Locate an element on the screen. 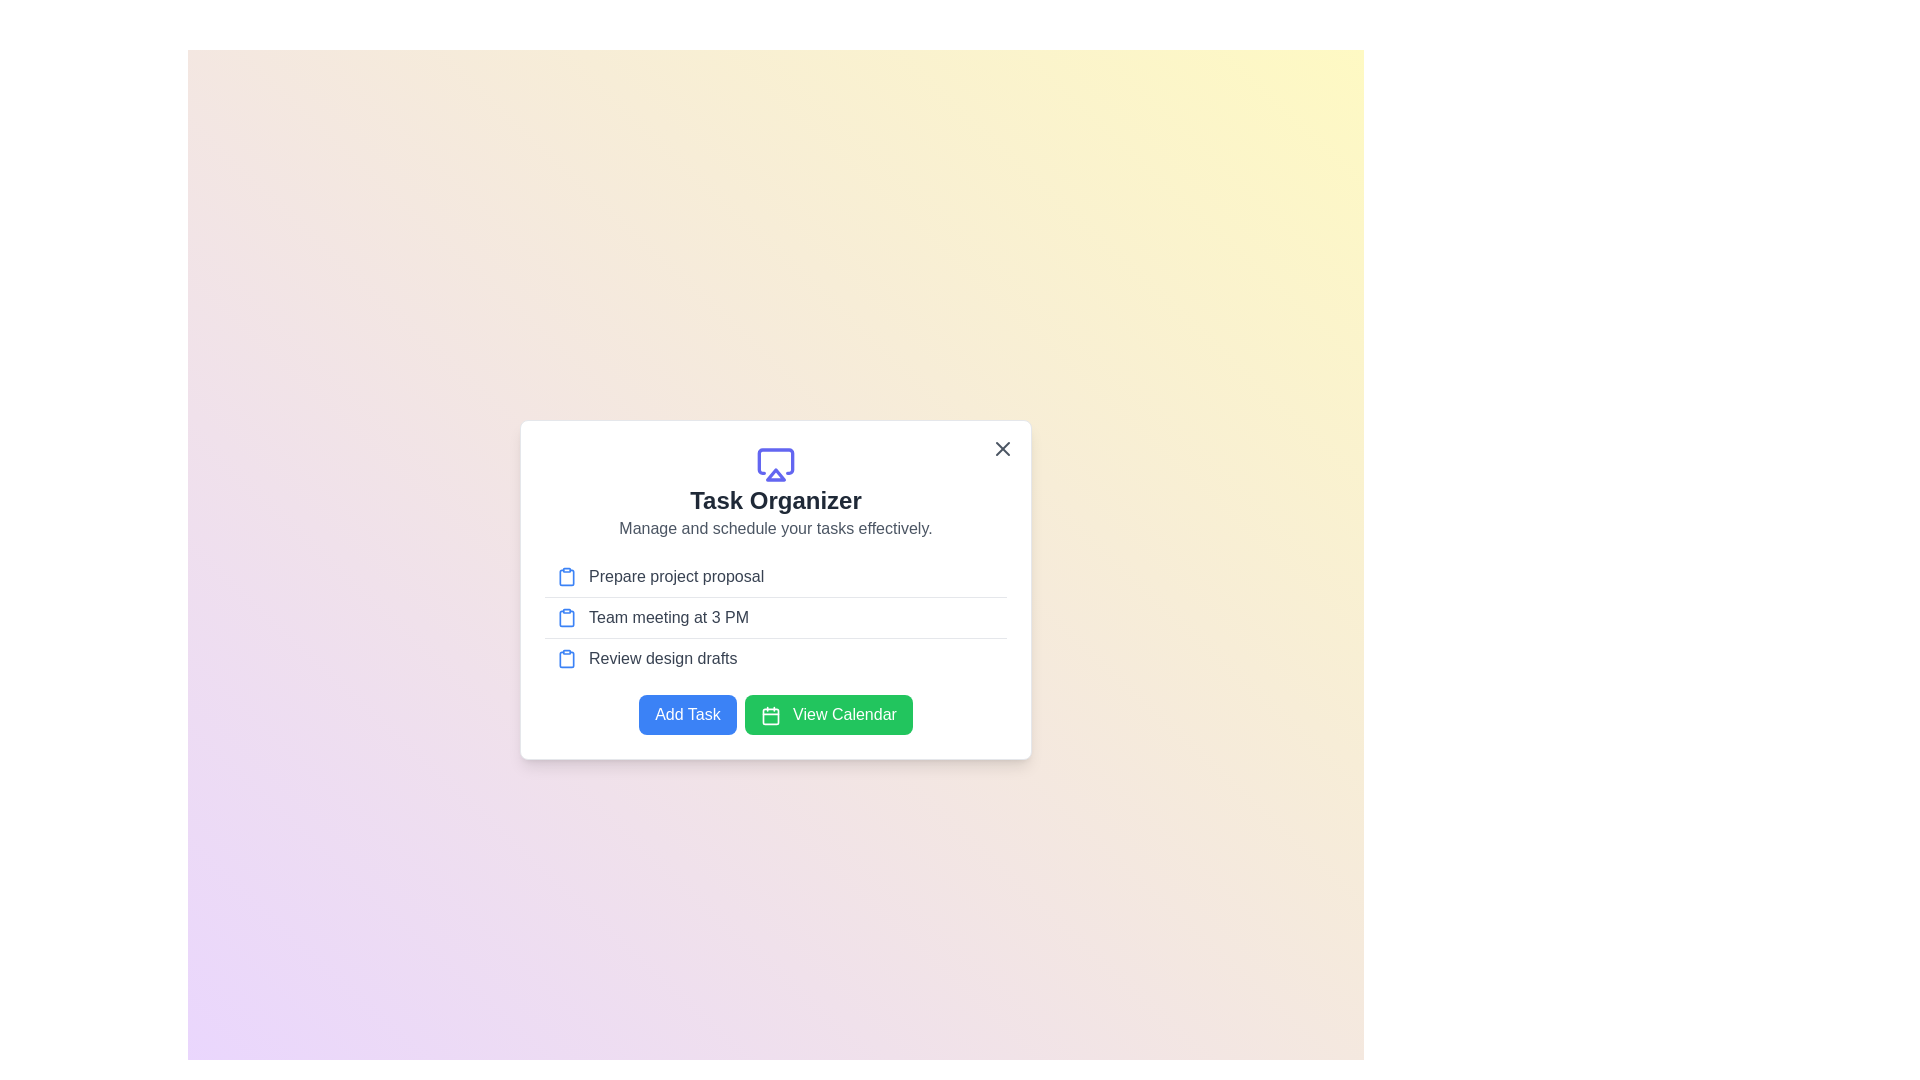 The width and height of the screenshot is (1920, 1080). the label reading 'Prepare project proposal', which is styled in a clean, sans-serif font and is positioned at the top of the task list in the centered popup interface is located at coordinates (676, 577).